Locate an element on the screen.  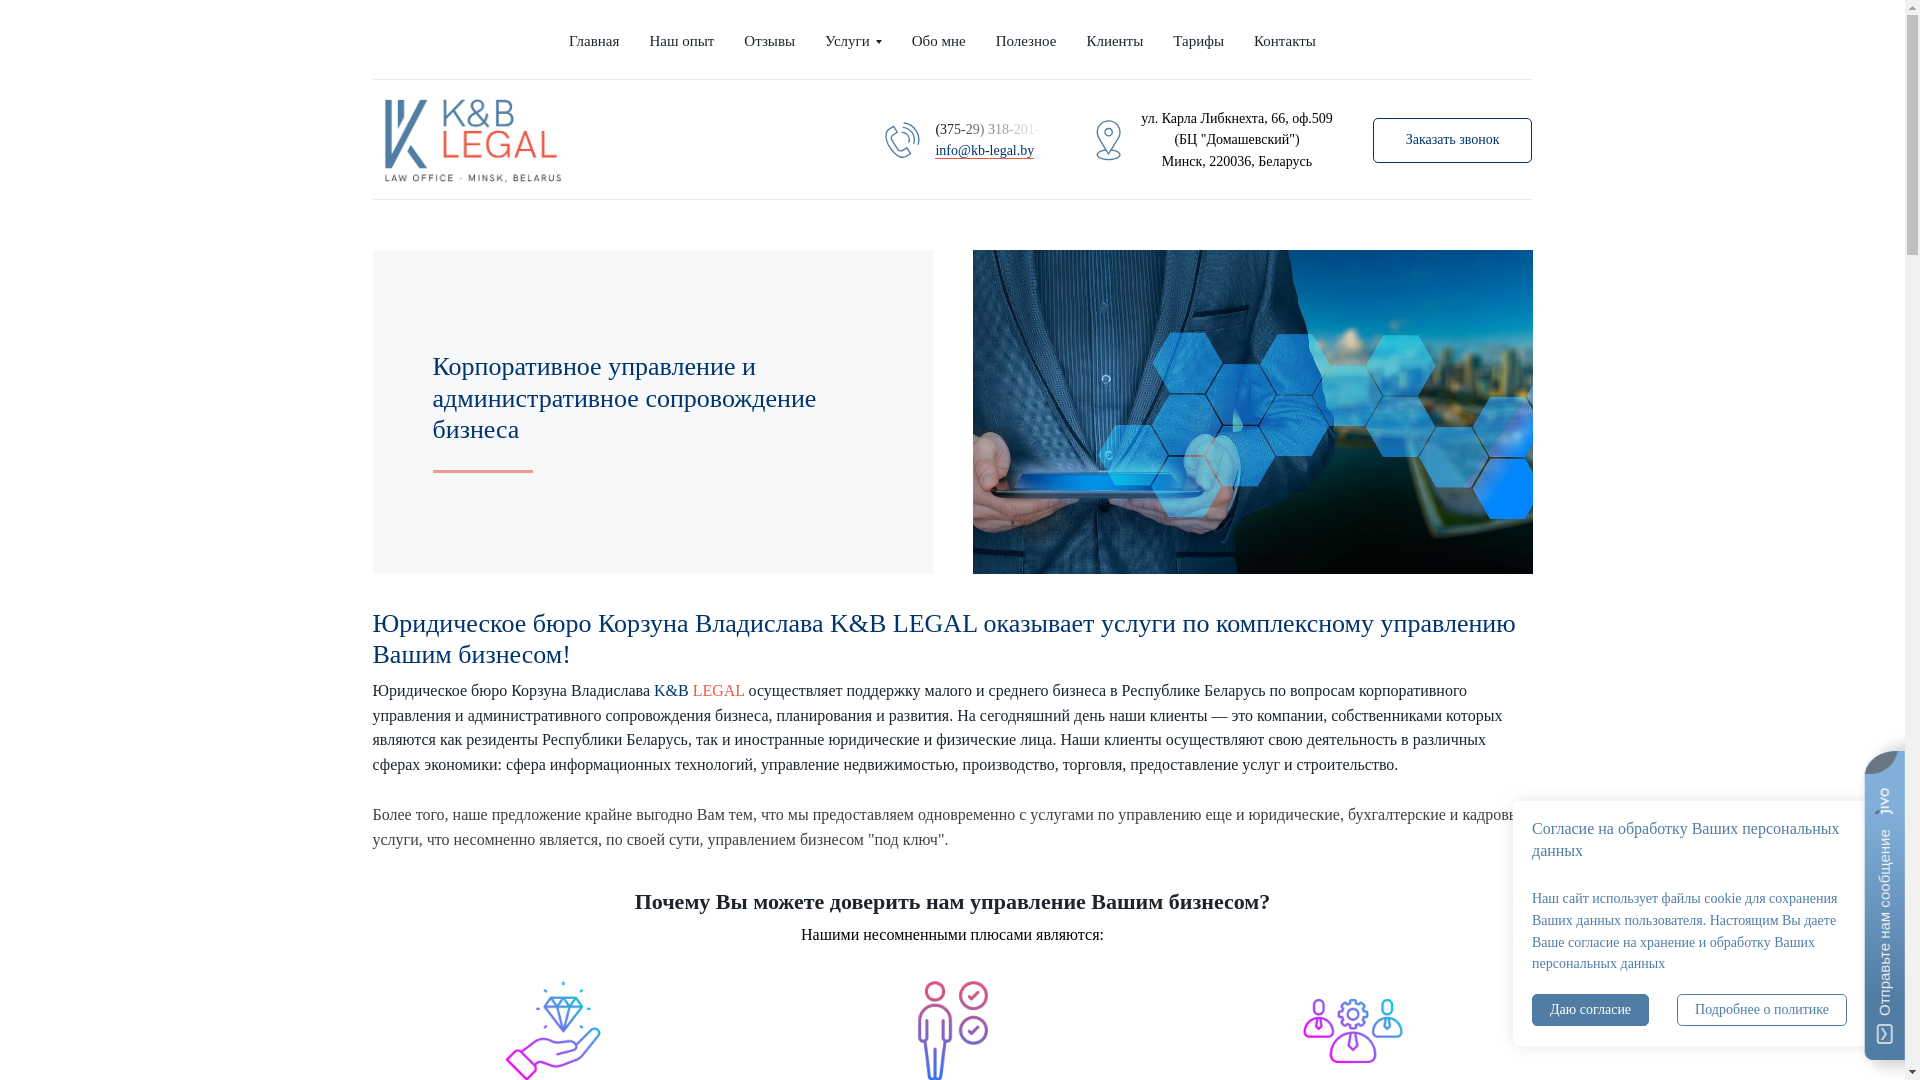
'info@kb-legal.by' is located at coordinates (984, 149).